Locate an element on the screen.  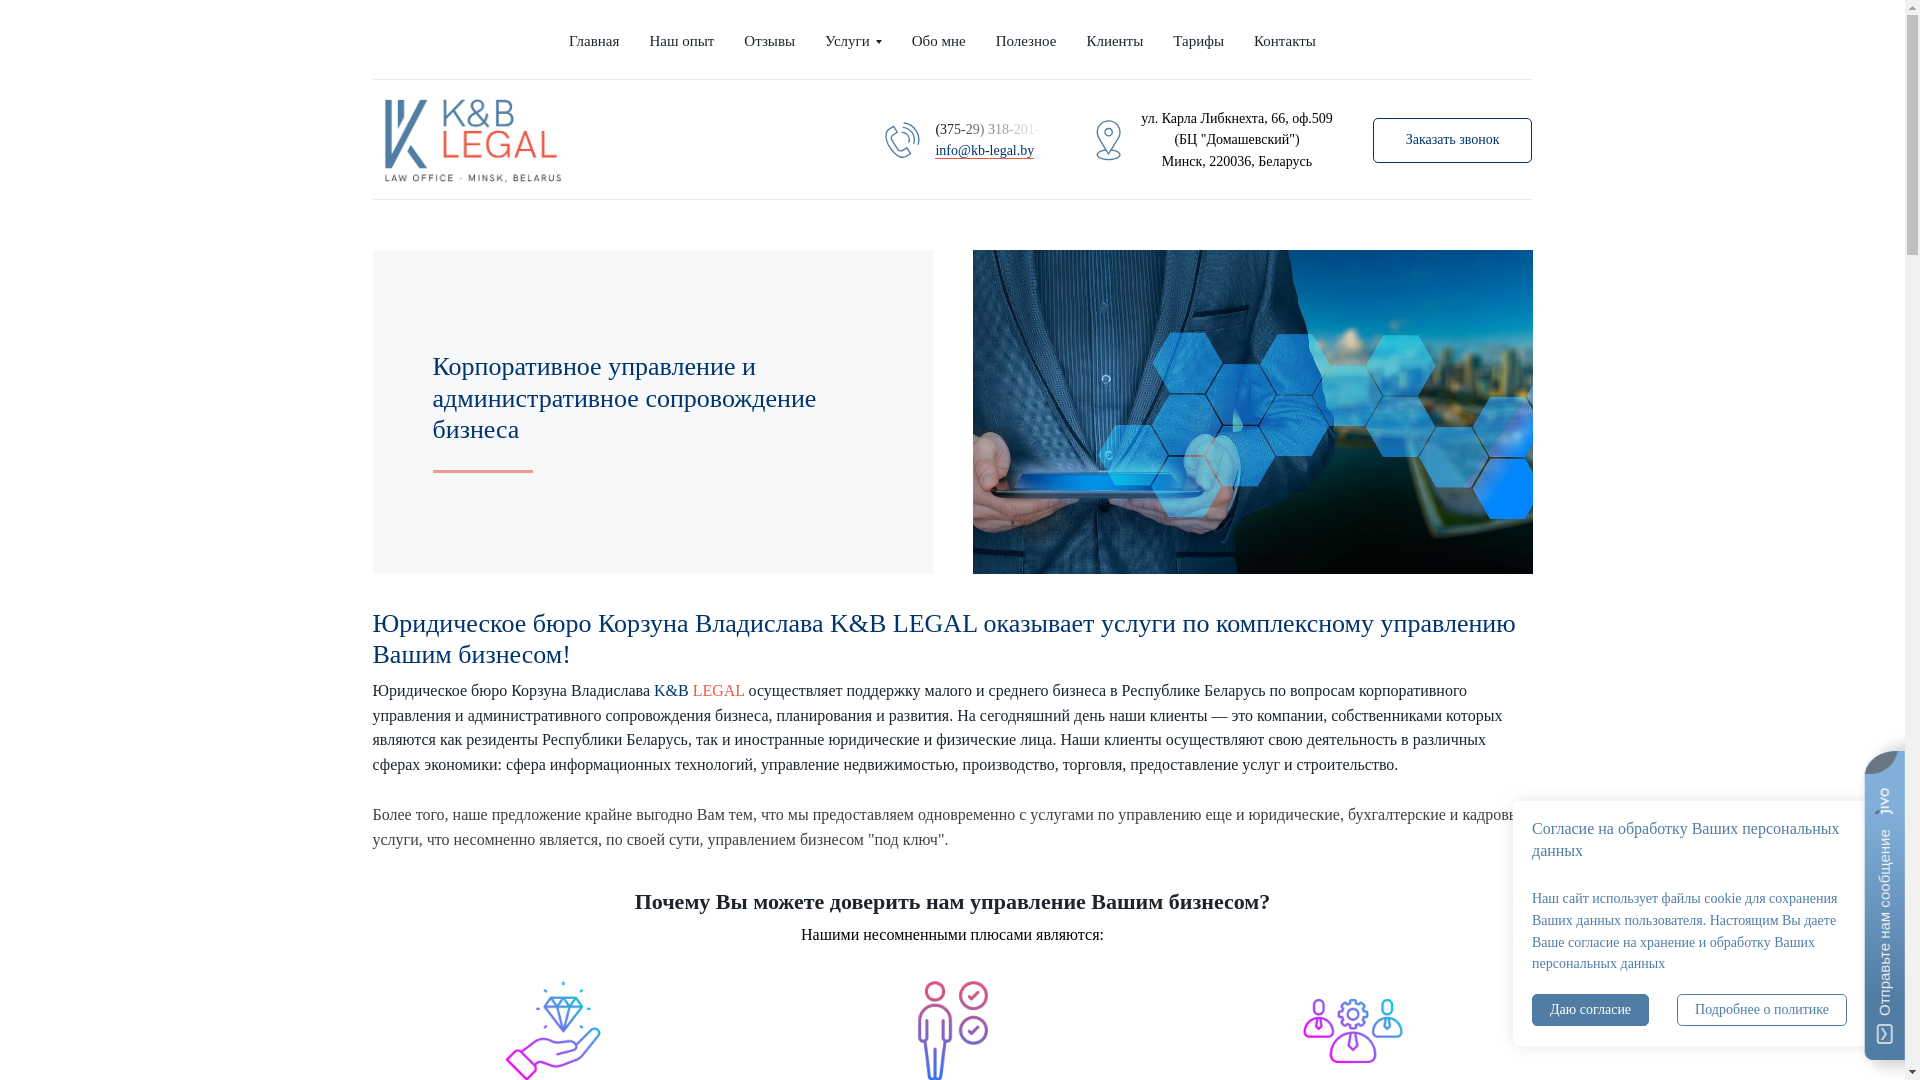
'info@kb-legal.by' is located at coordinates (984, 149).